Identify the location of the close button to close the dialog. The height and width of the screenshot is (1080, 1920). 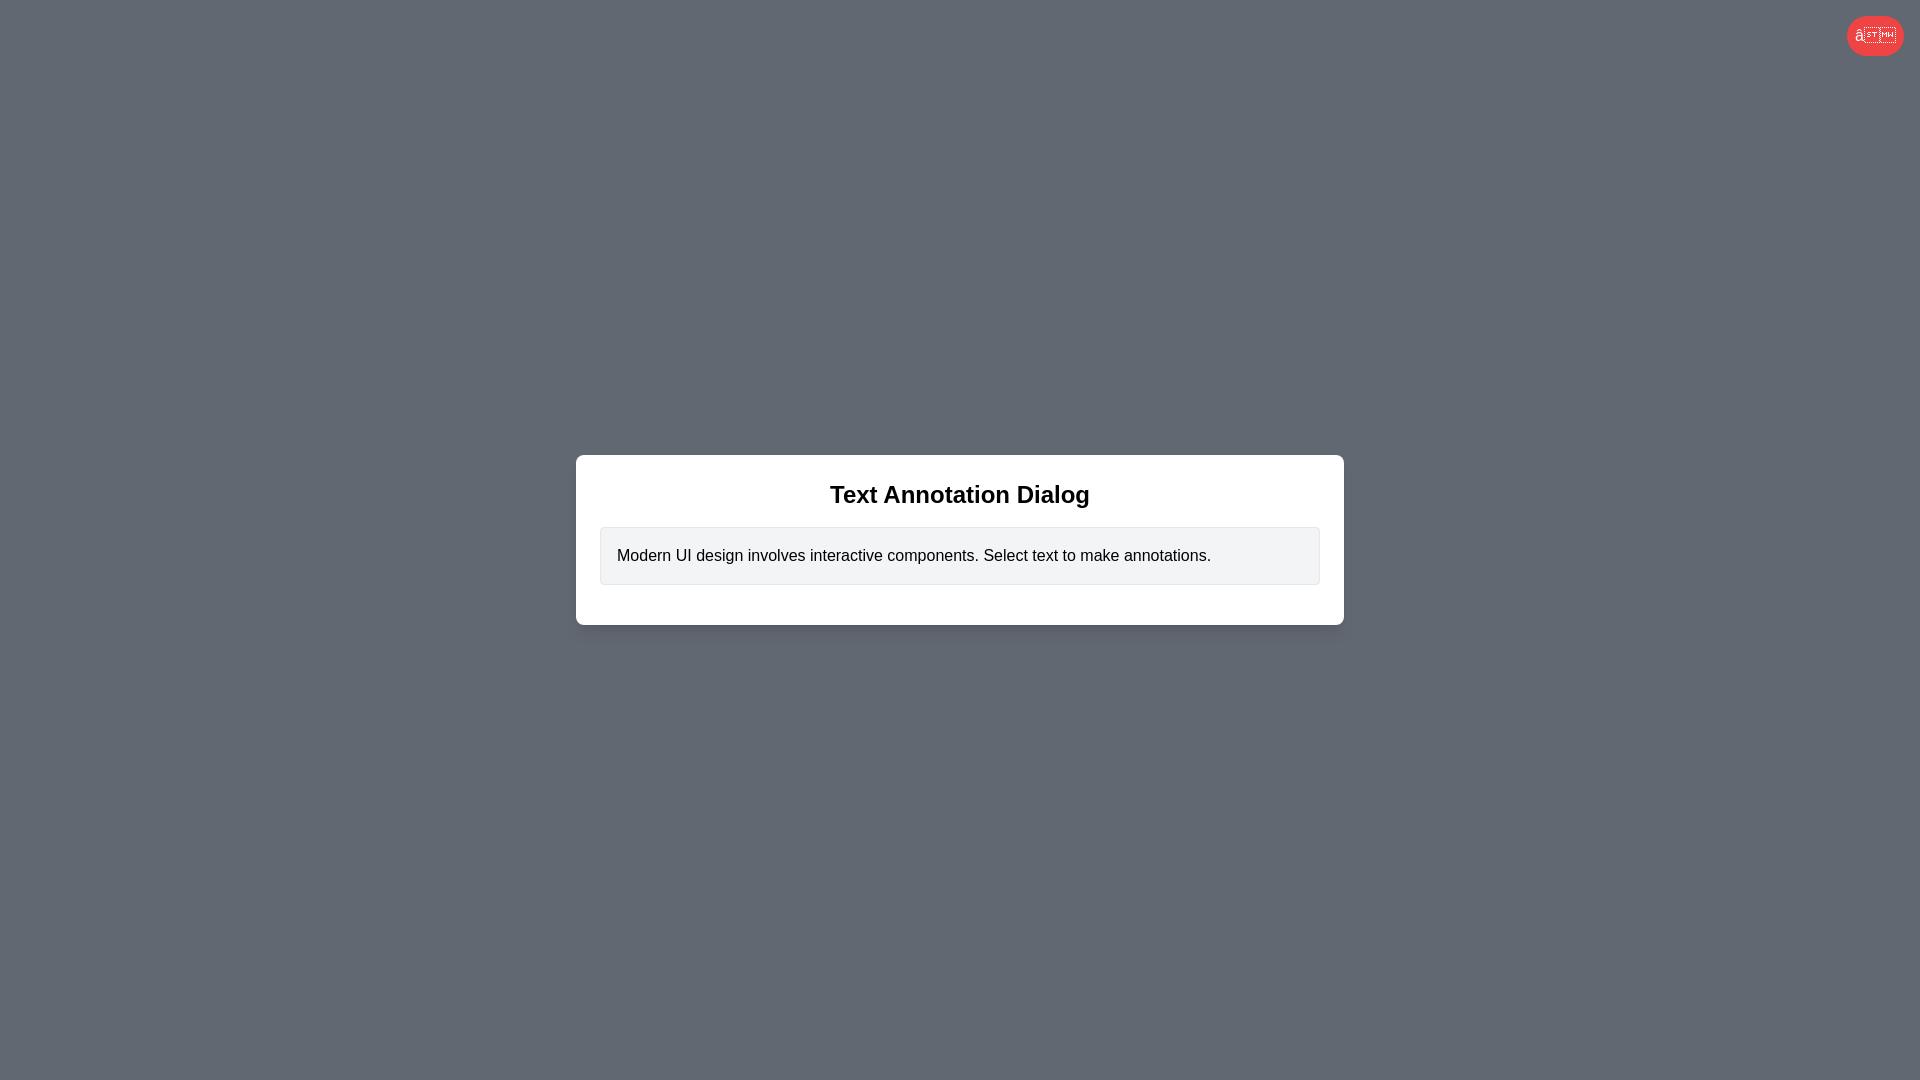
(1874, 35).